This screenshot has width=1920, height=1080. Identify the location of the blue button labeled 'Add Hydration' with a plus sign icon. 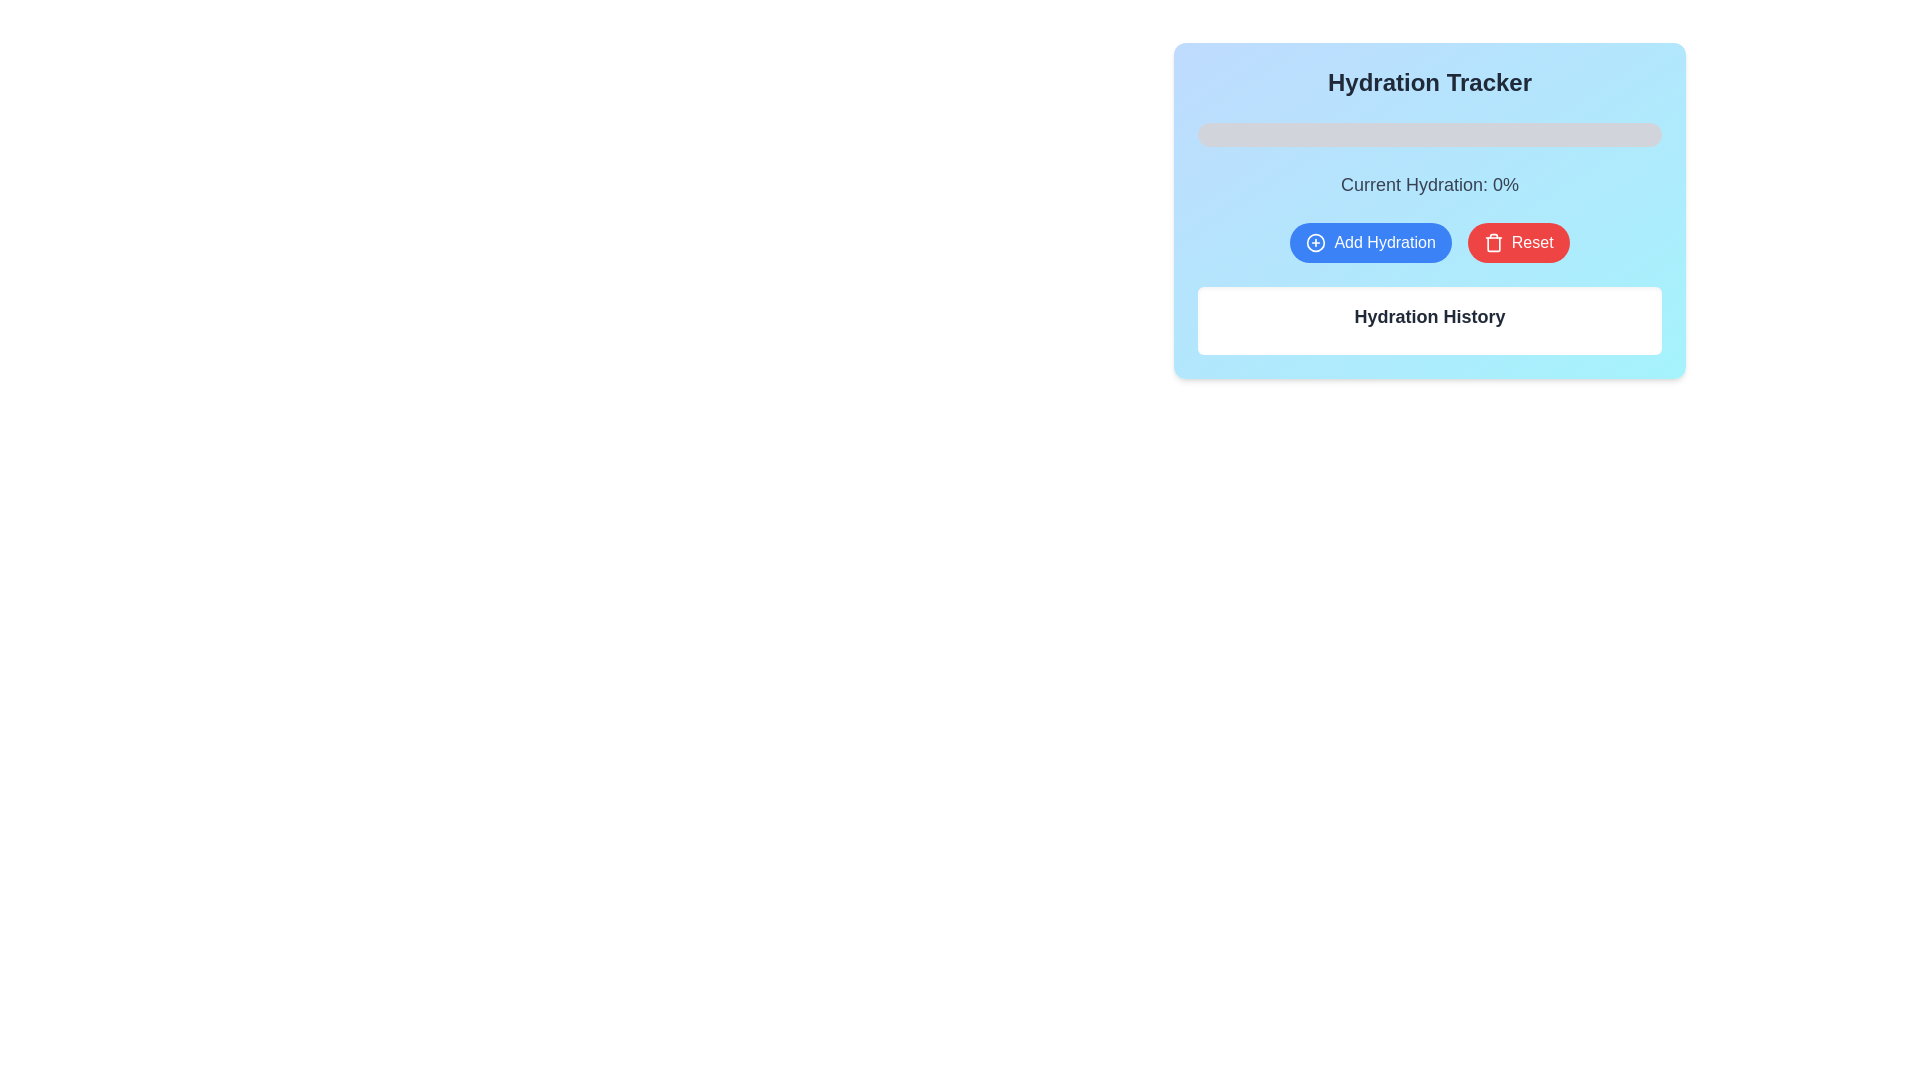
(1370, 242).